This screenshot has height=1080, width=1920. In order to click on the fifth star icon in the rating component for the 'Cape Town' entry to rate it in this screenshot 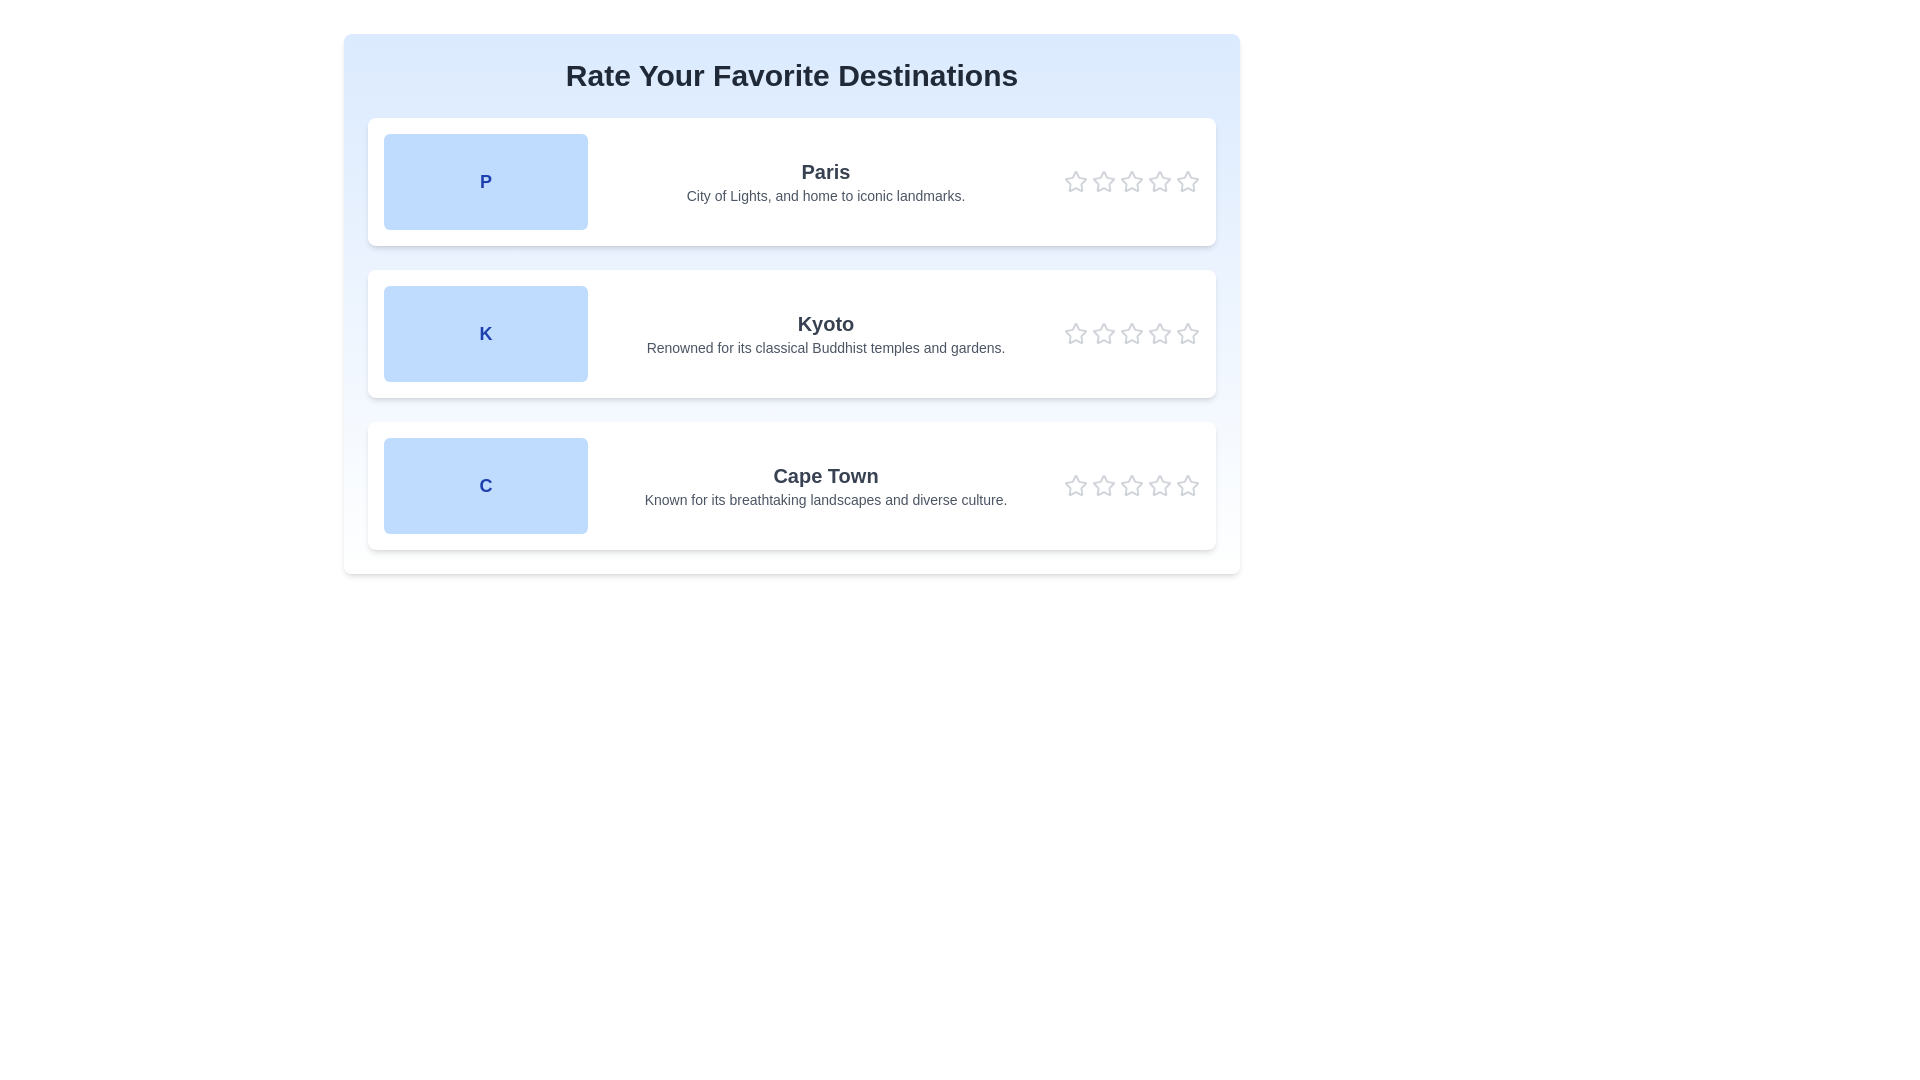, I will do `click(1102, 485)`.